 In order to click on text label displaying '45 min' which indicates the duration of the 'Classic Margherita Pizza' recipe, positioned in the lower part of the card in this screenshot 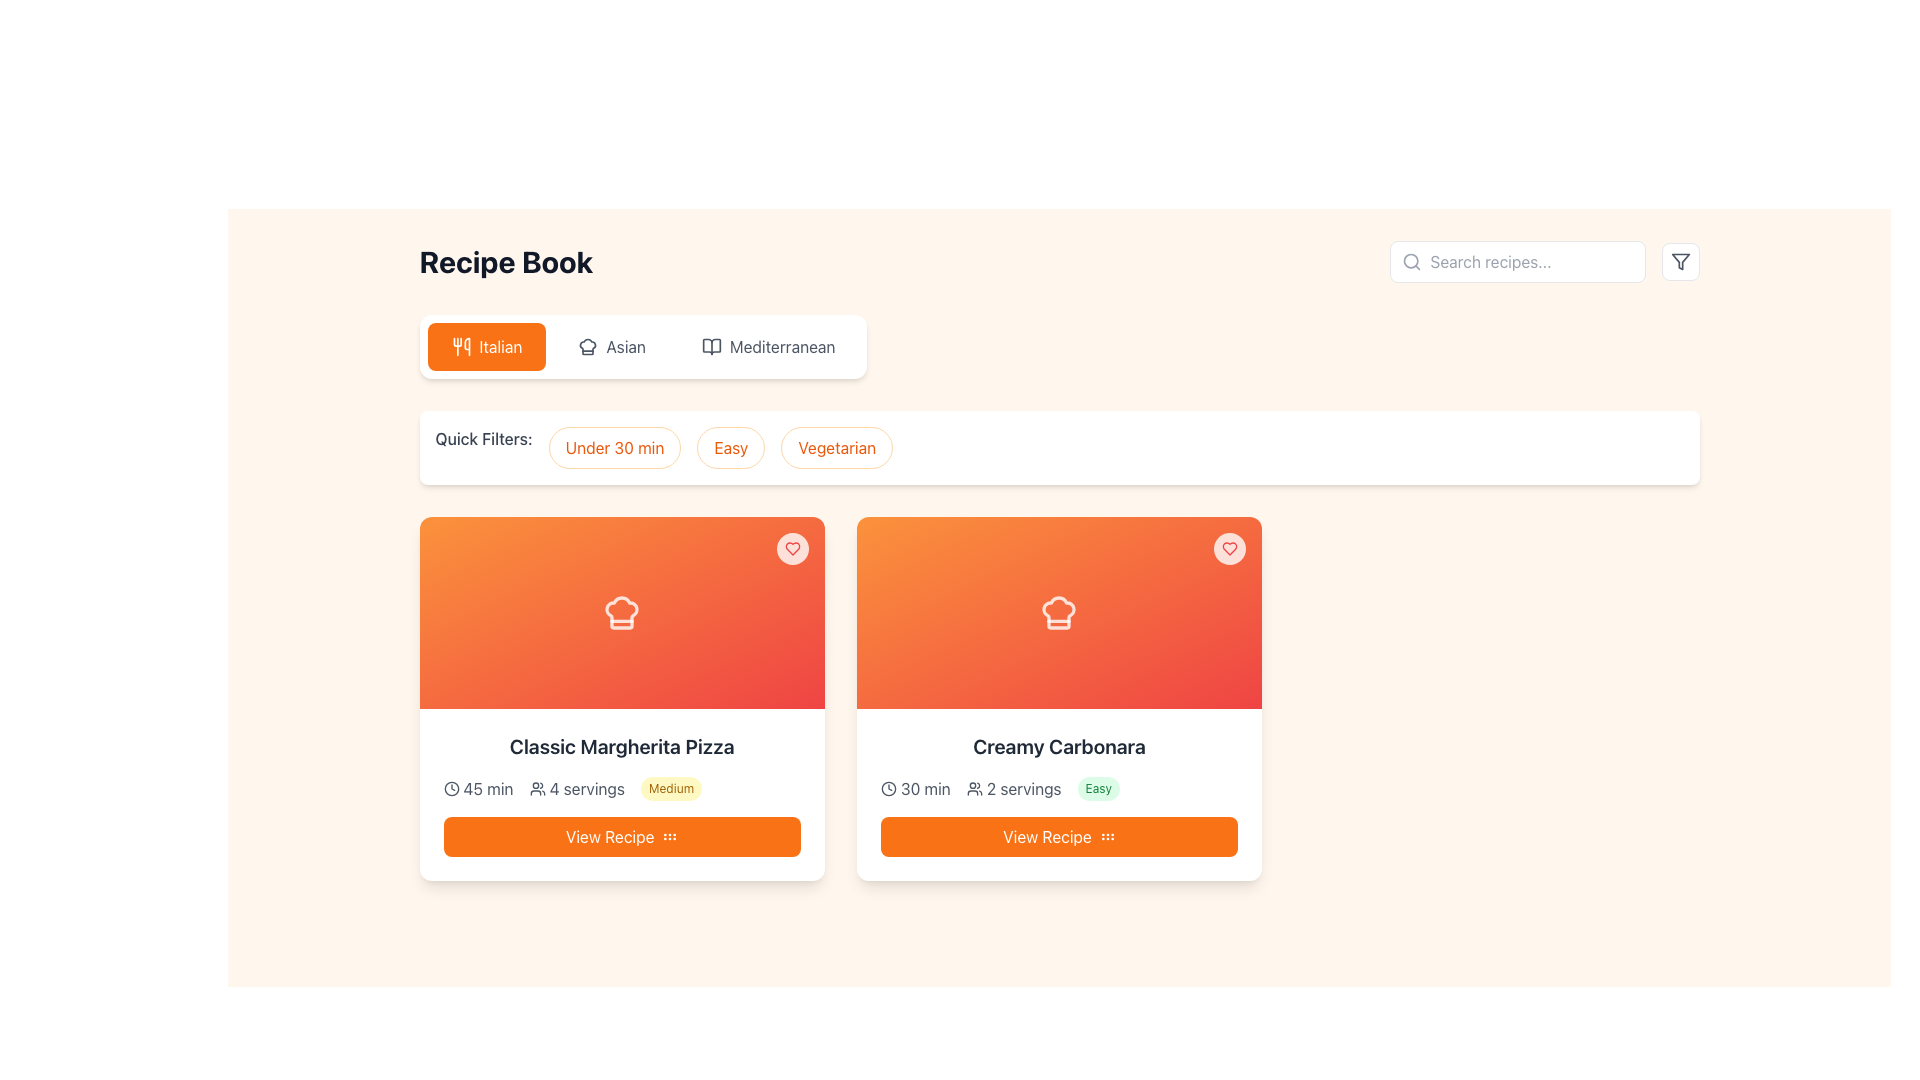, I will do `click(488, 788)`.